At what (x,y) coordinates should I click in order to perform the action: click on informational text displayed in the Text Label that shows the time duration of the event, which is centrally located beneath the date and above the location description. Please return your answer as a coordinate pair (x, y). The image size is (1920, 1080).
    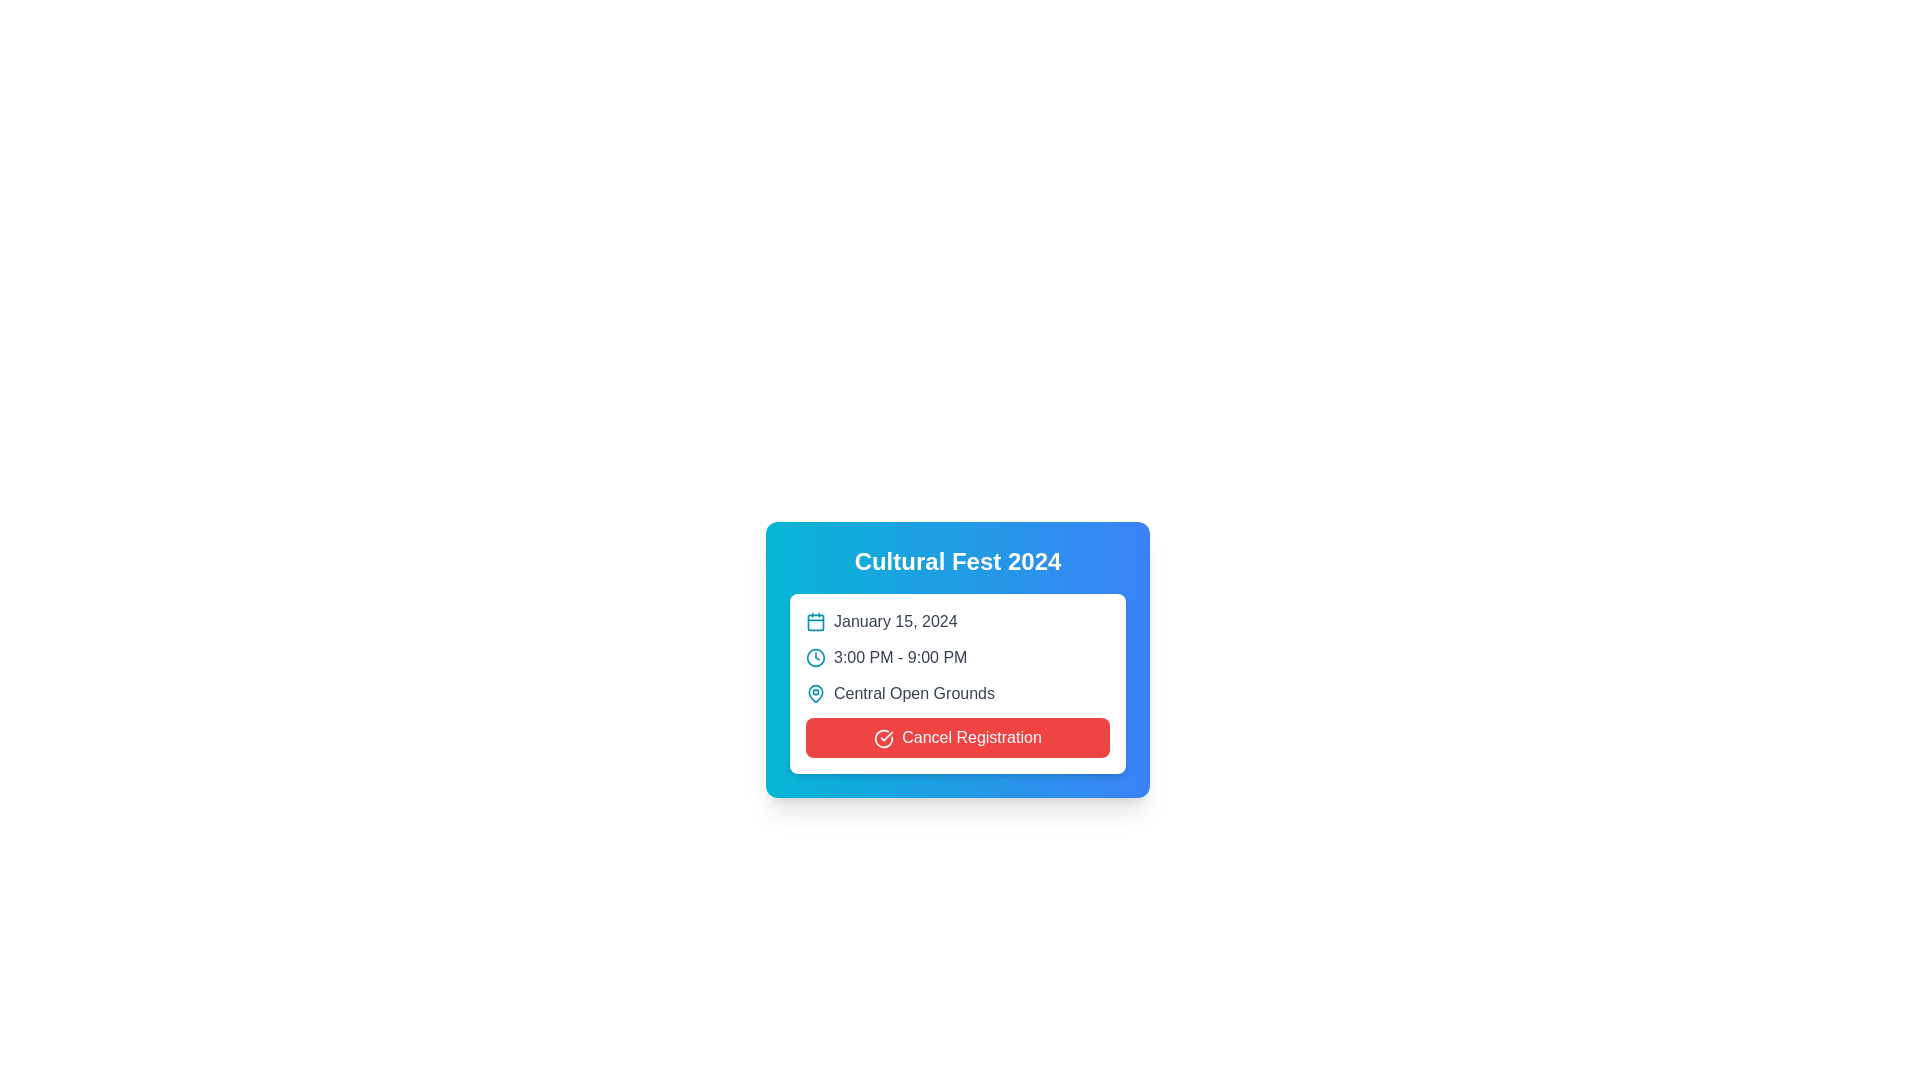
    Looking at the image, I should click on (899, 658).